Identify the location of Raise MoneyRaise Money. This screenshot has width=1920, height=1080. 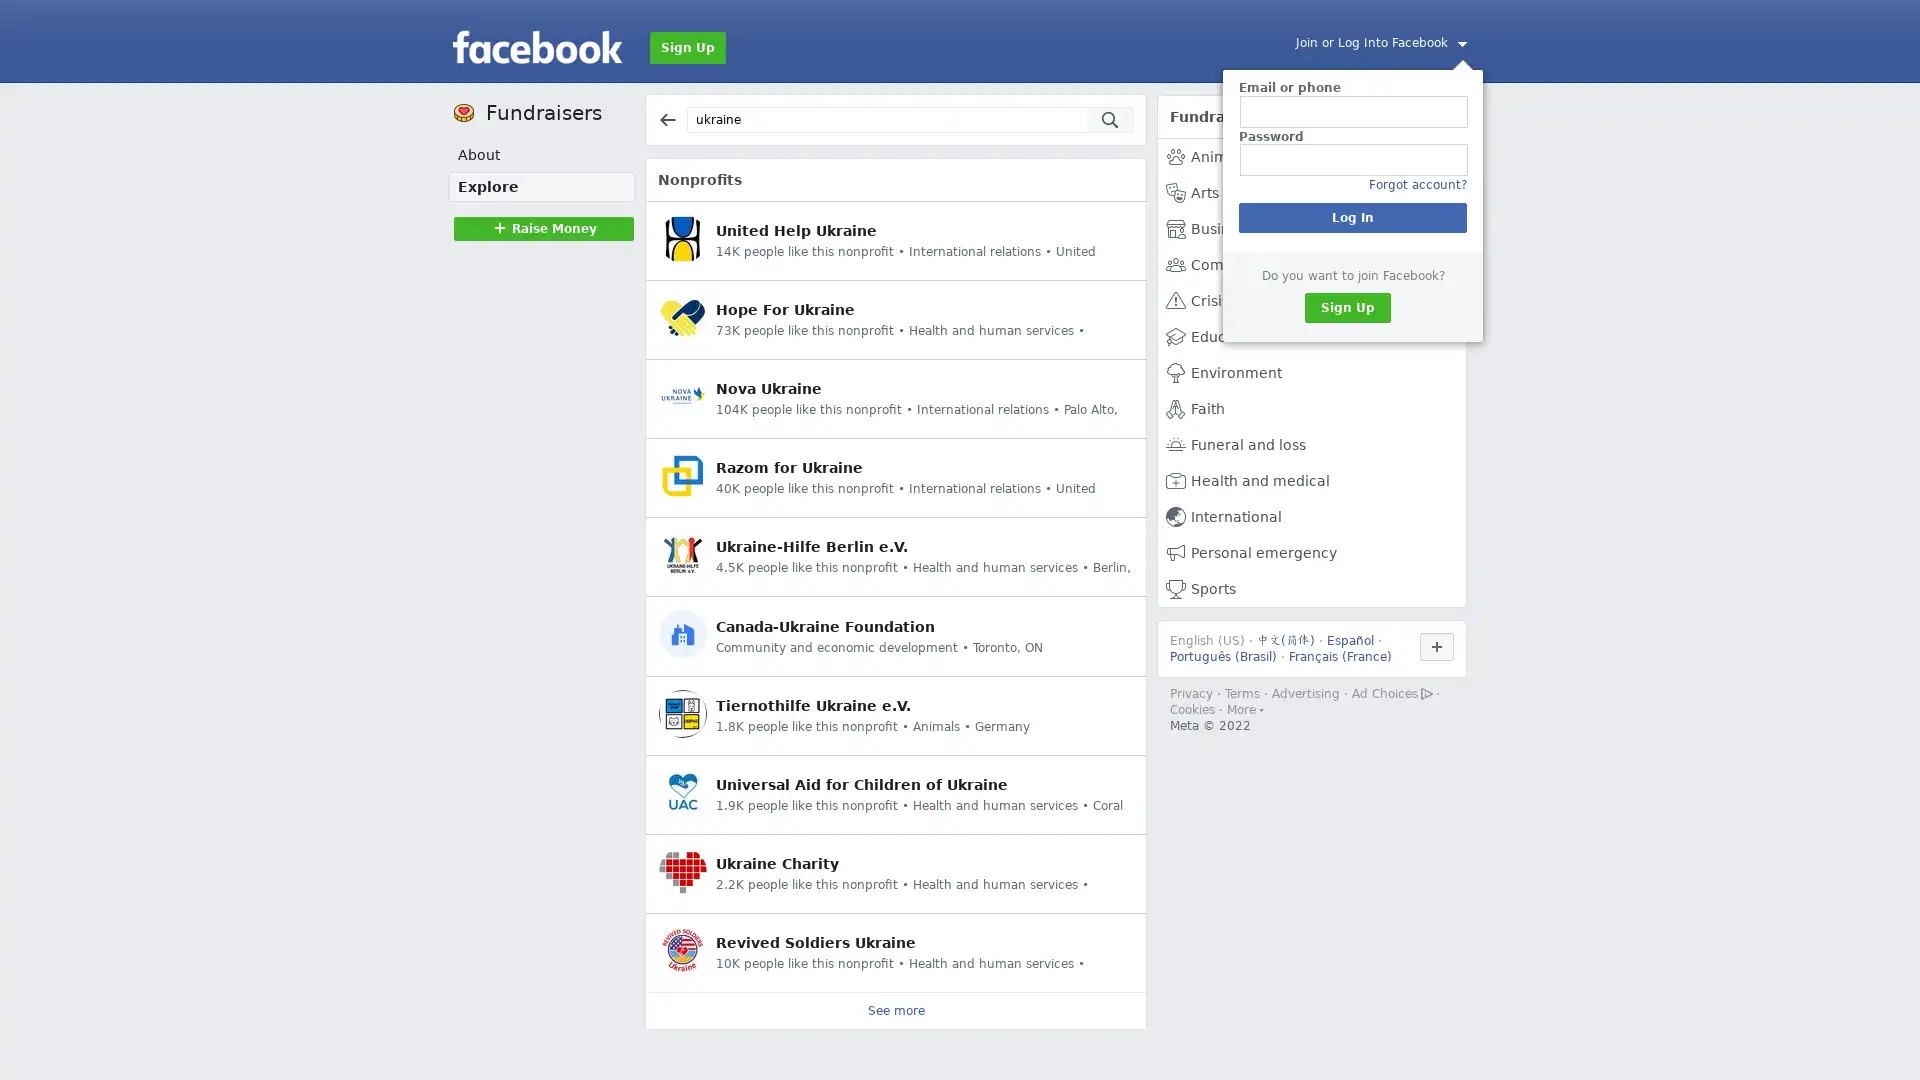
(543, 226).